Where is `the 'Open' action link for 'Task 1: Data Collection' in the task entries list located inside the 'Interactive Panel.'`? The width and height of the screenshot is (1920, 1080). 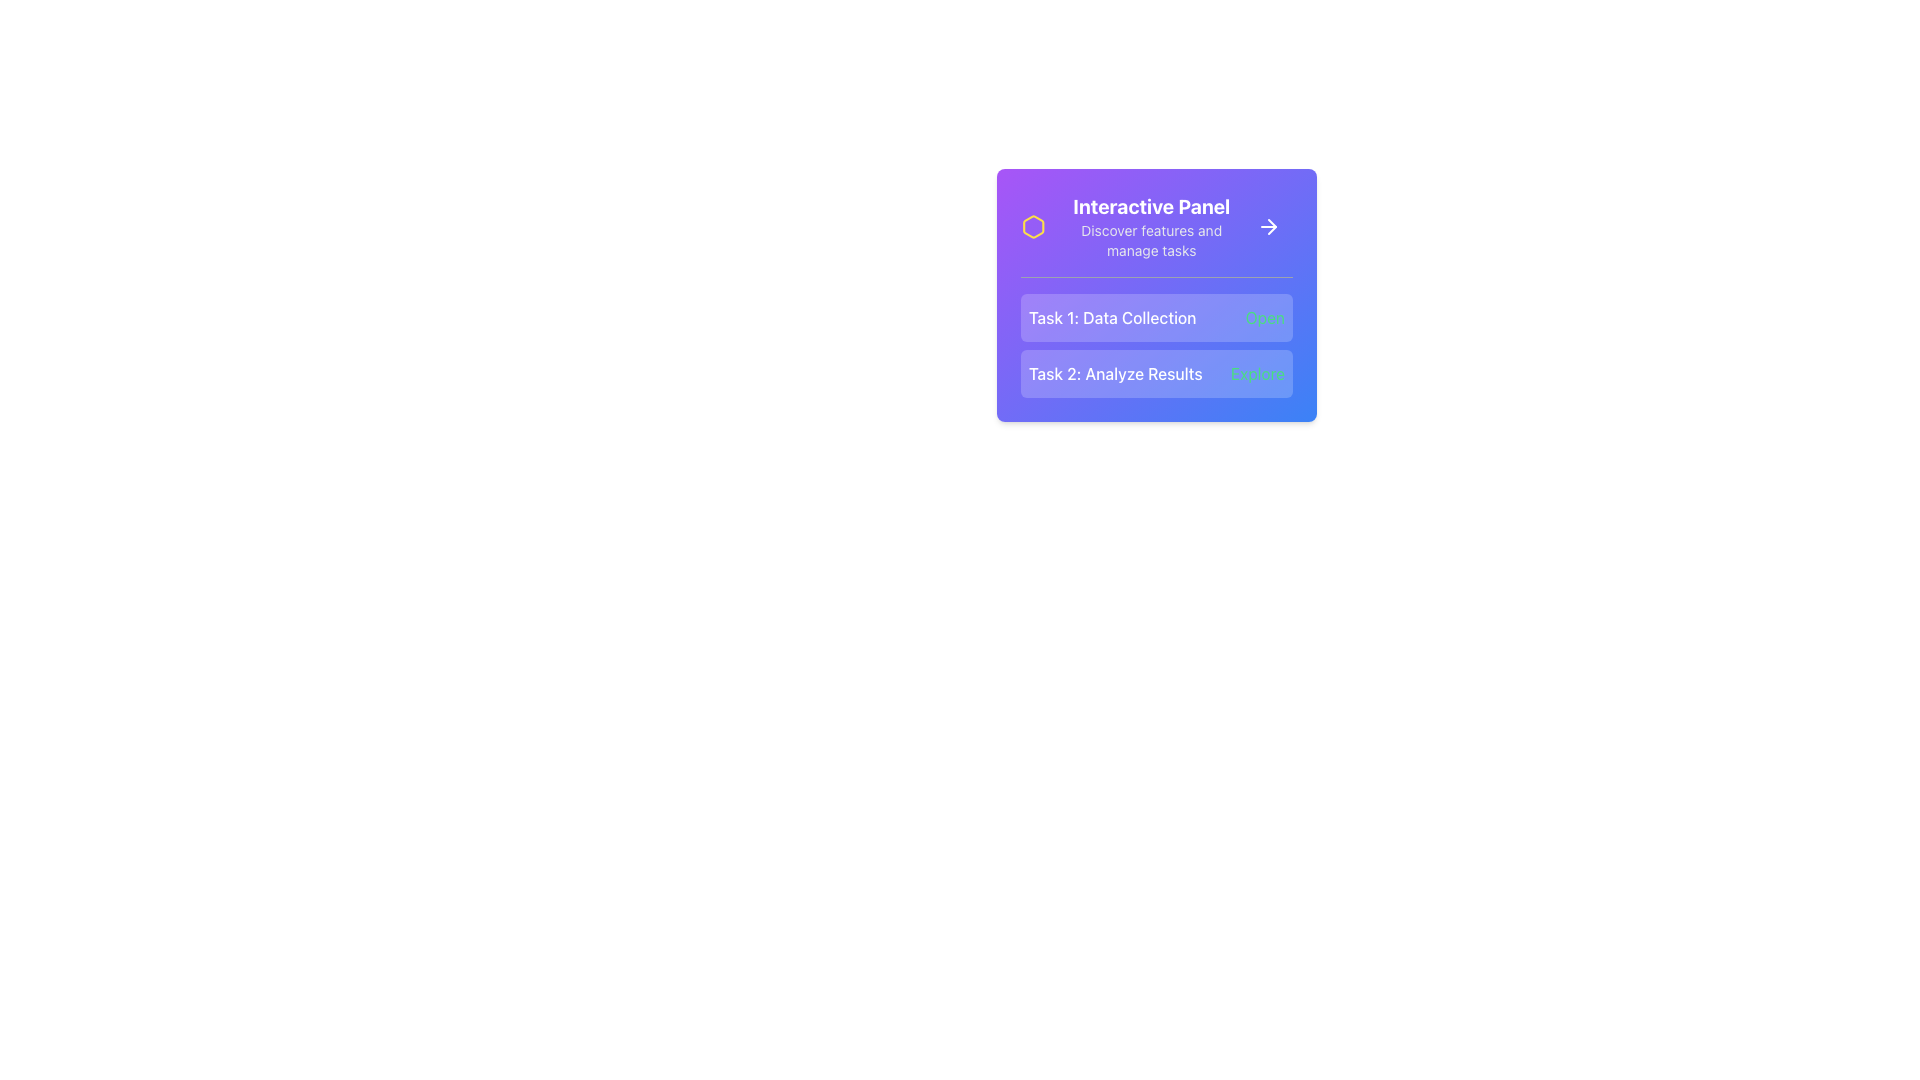
the 'Open' action link for 'Task 1: Data Collection' in the task entries list located inside the 'Interactive Panel.' is located at coordinates (1156, 345).